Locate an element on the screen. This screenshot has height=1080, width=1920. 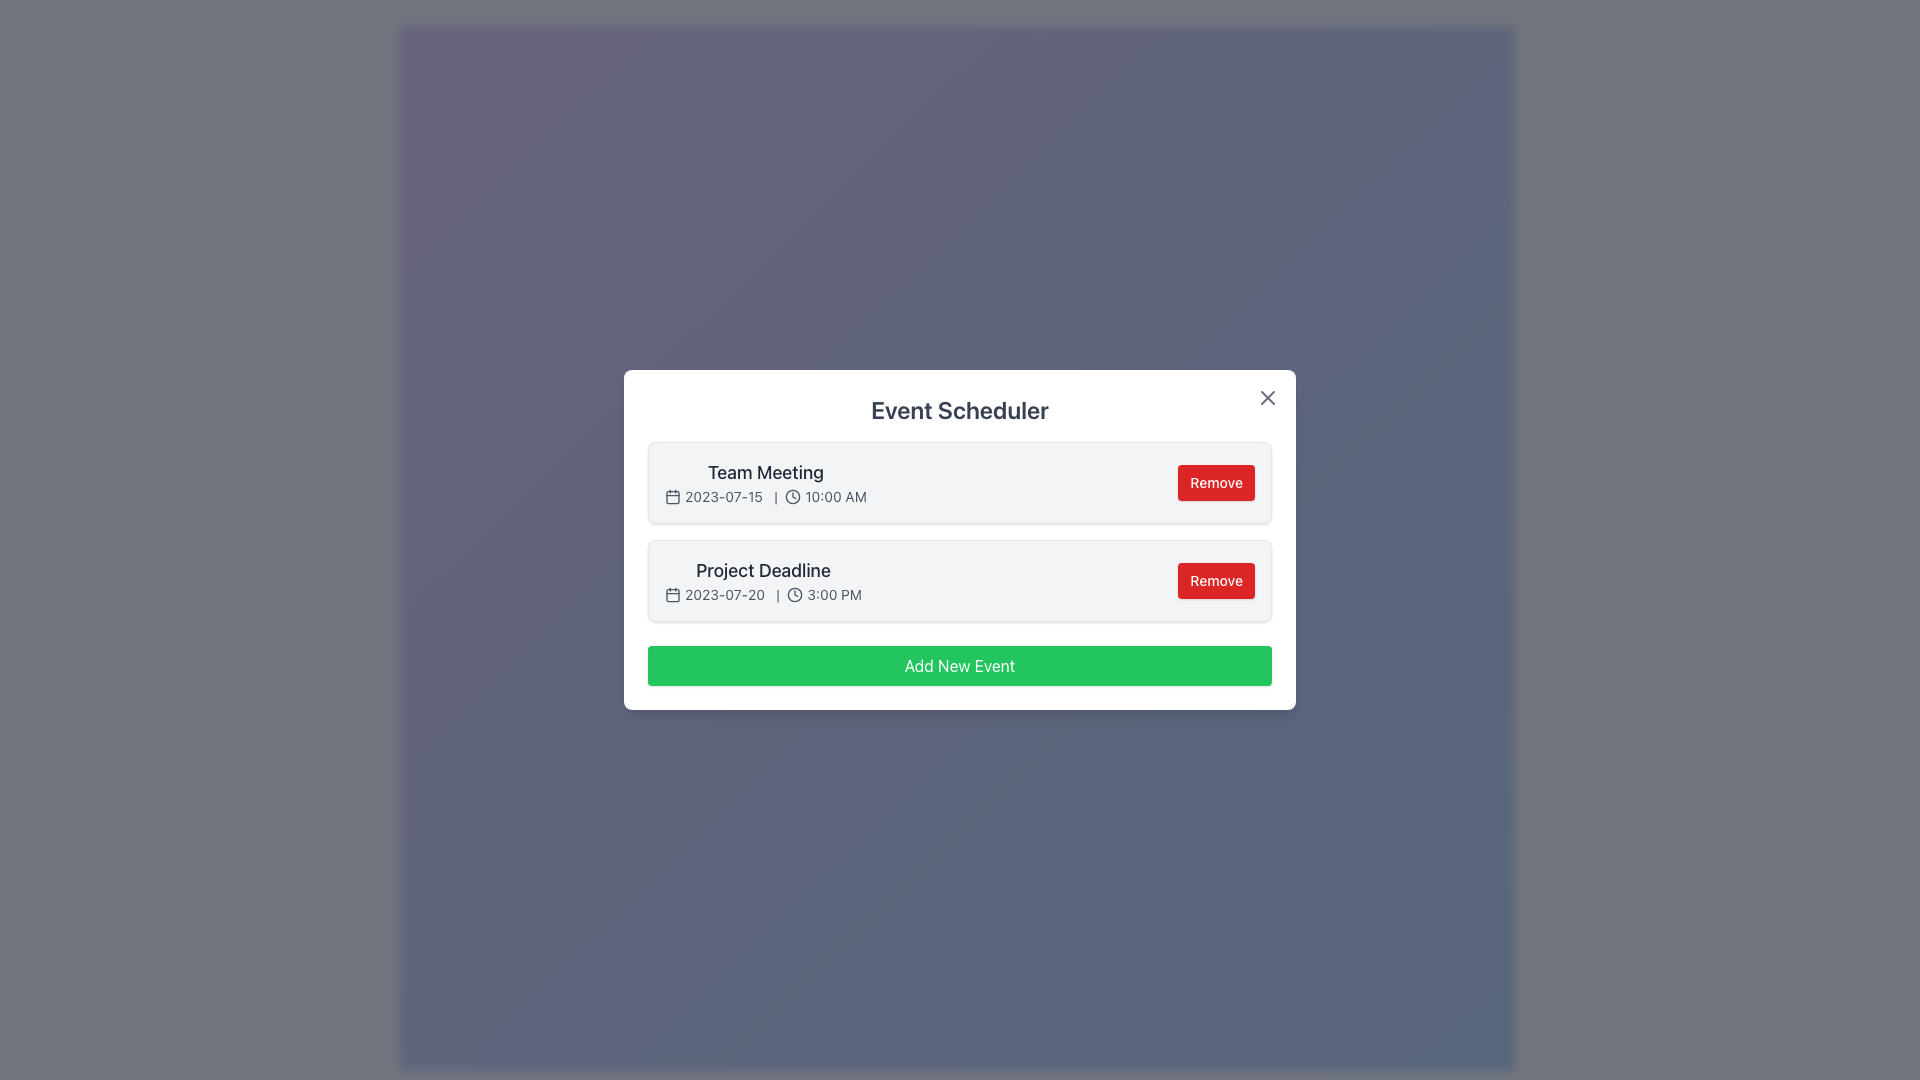
the text displaying the date and time of the event located in the 'Team Meeting' section, positioned horizontally between the calendar and clock icons is located at coordinates (764, 496).